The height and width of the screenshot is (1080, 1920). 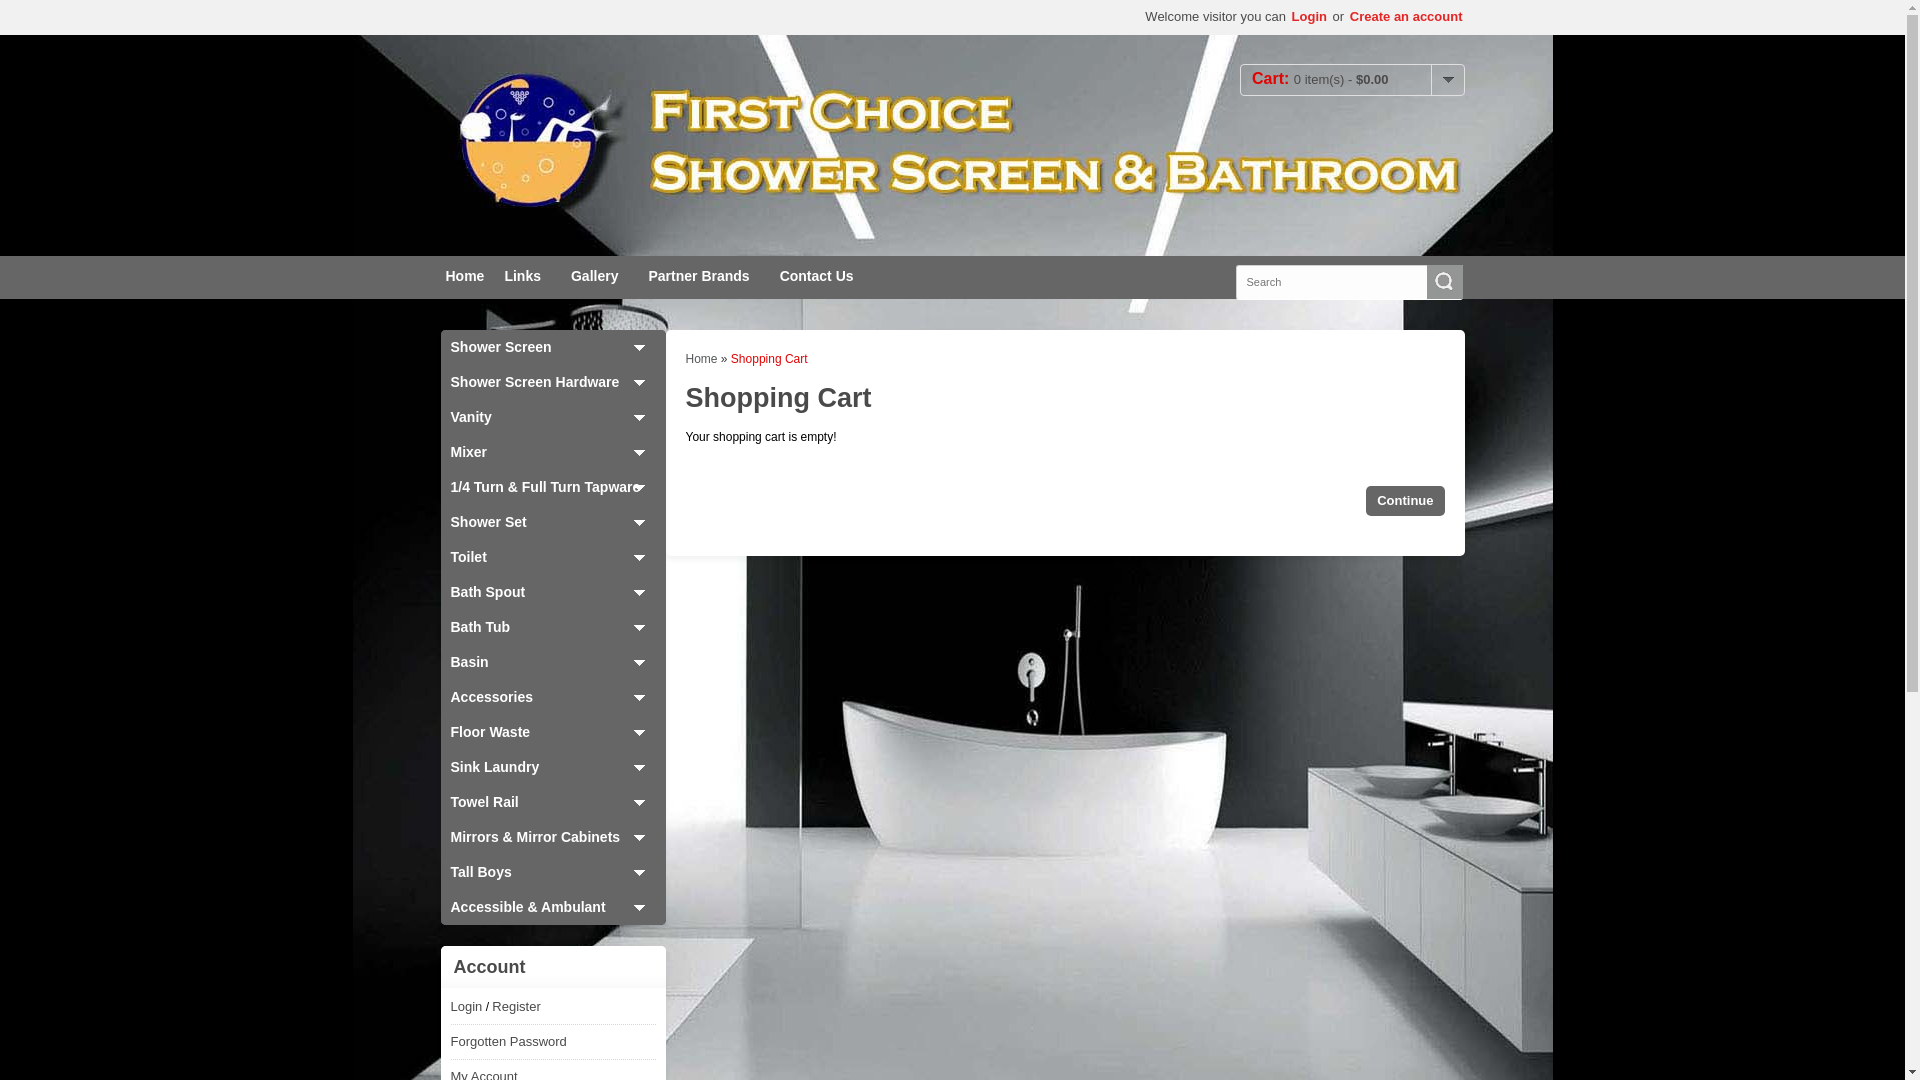 I want to click on 'Login', so click(x=1309, y=16).